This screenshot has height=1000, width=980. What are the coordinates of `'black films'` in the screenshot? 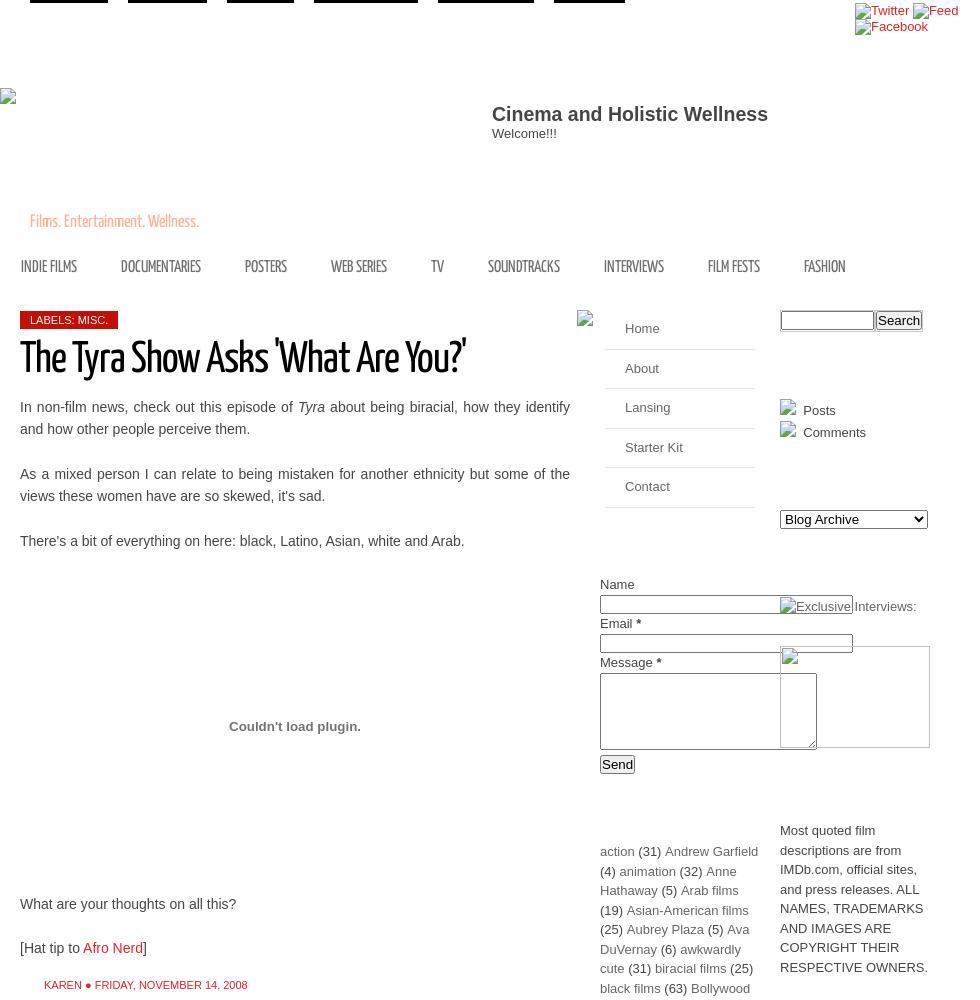 It's located at (599, 986).